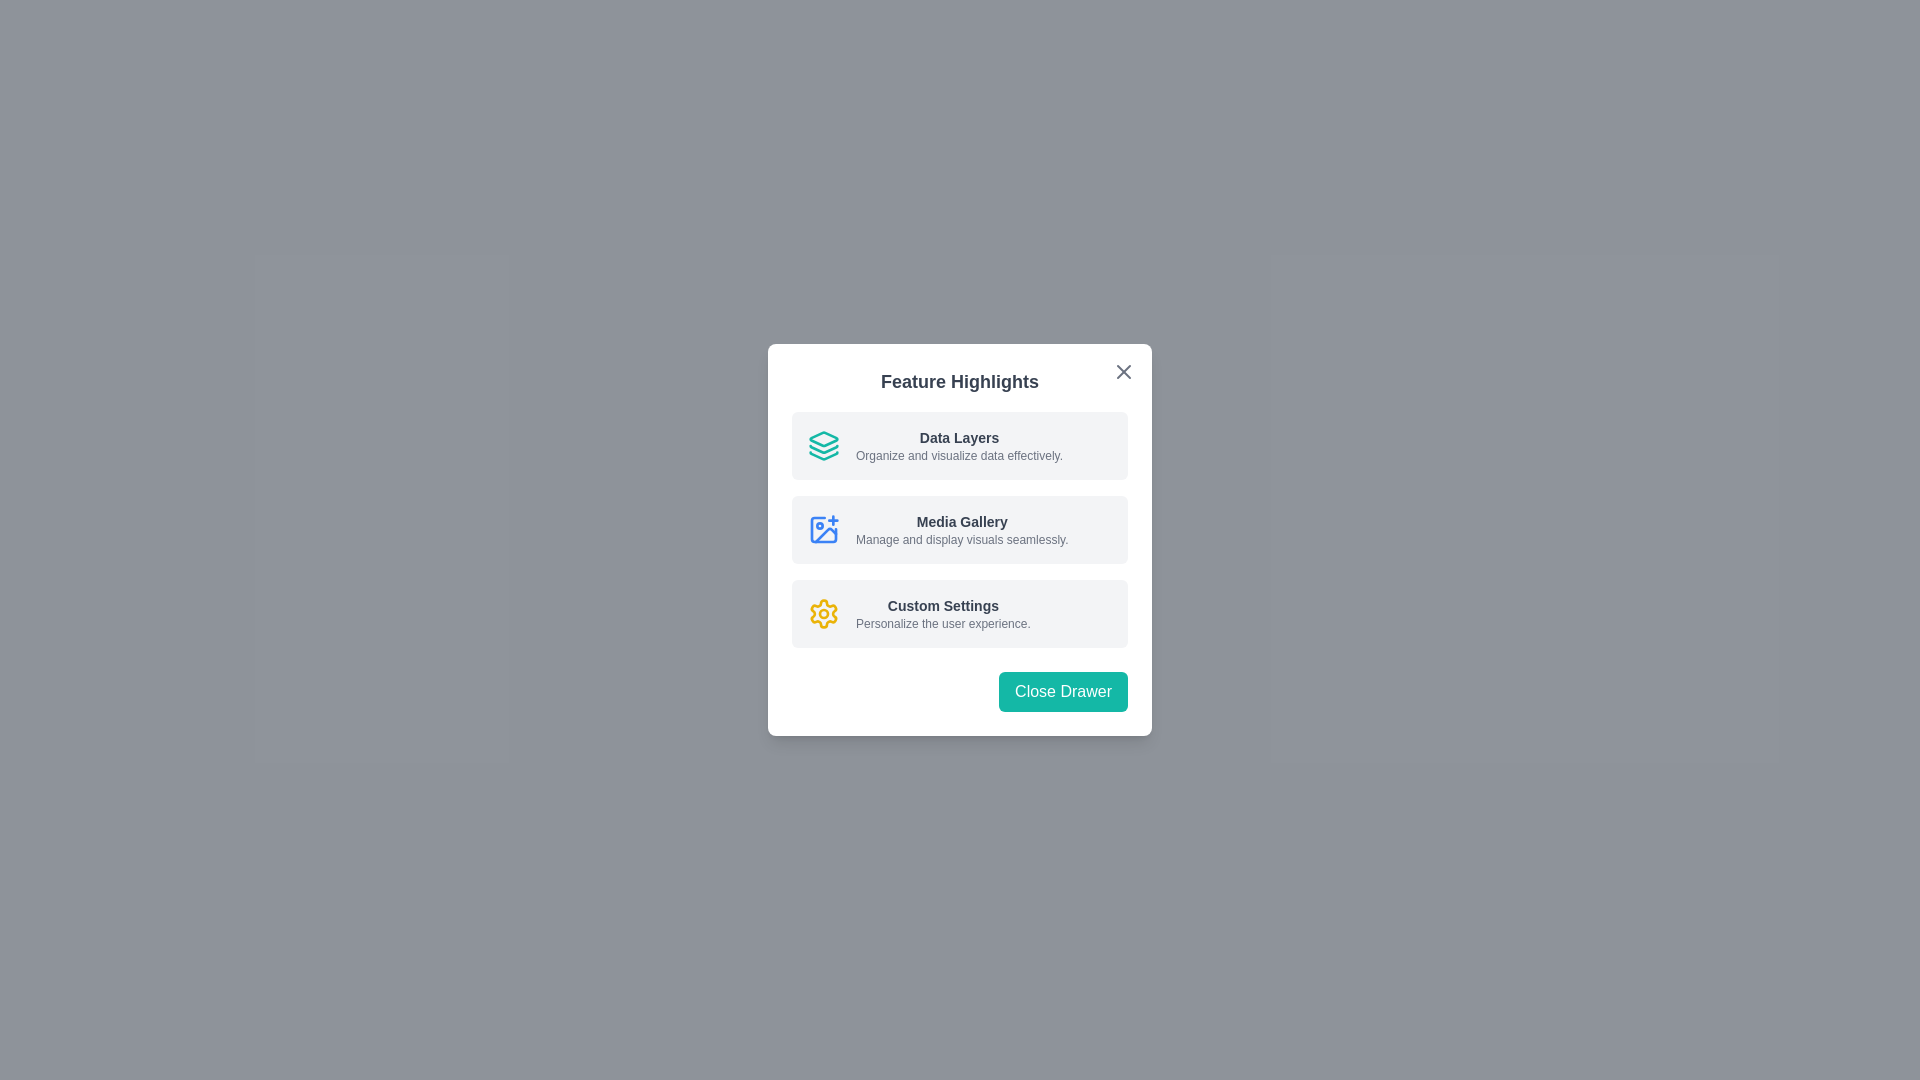 The image size is (1920, 1080). I want to click on the text label that provides descriptive details about the 'Custom Settings' feature, located under the 'Custom Settings' title, so click(942, 623).